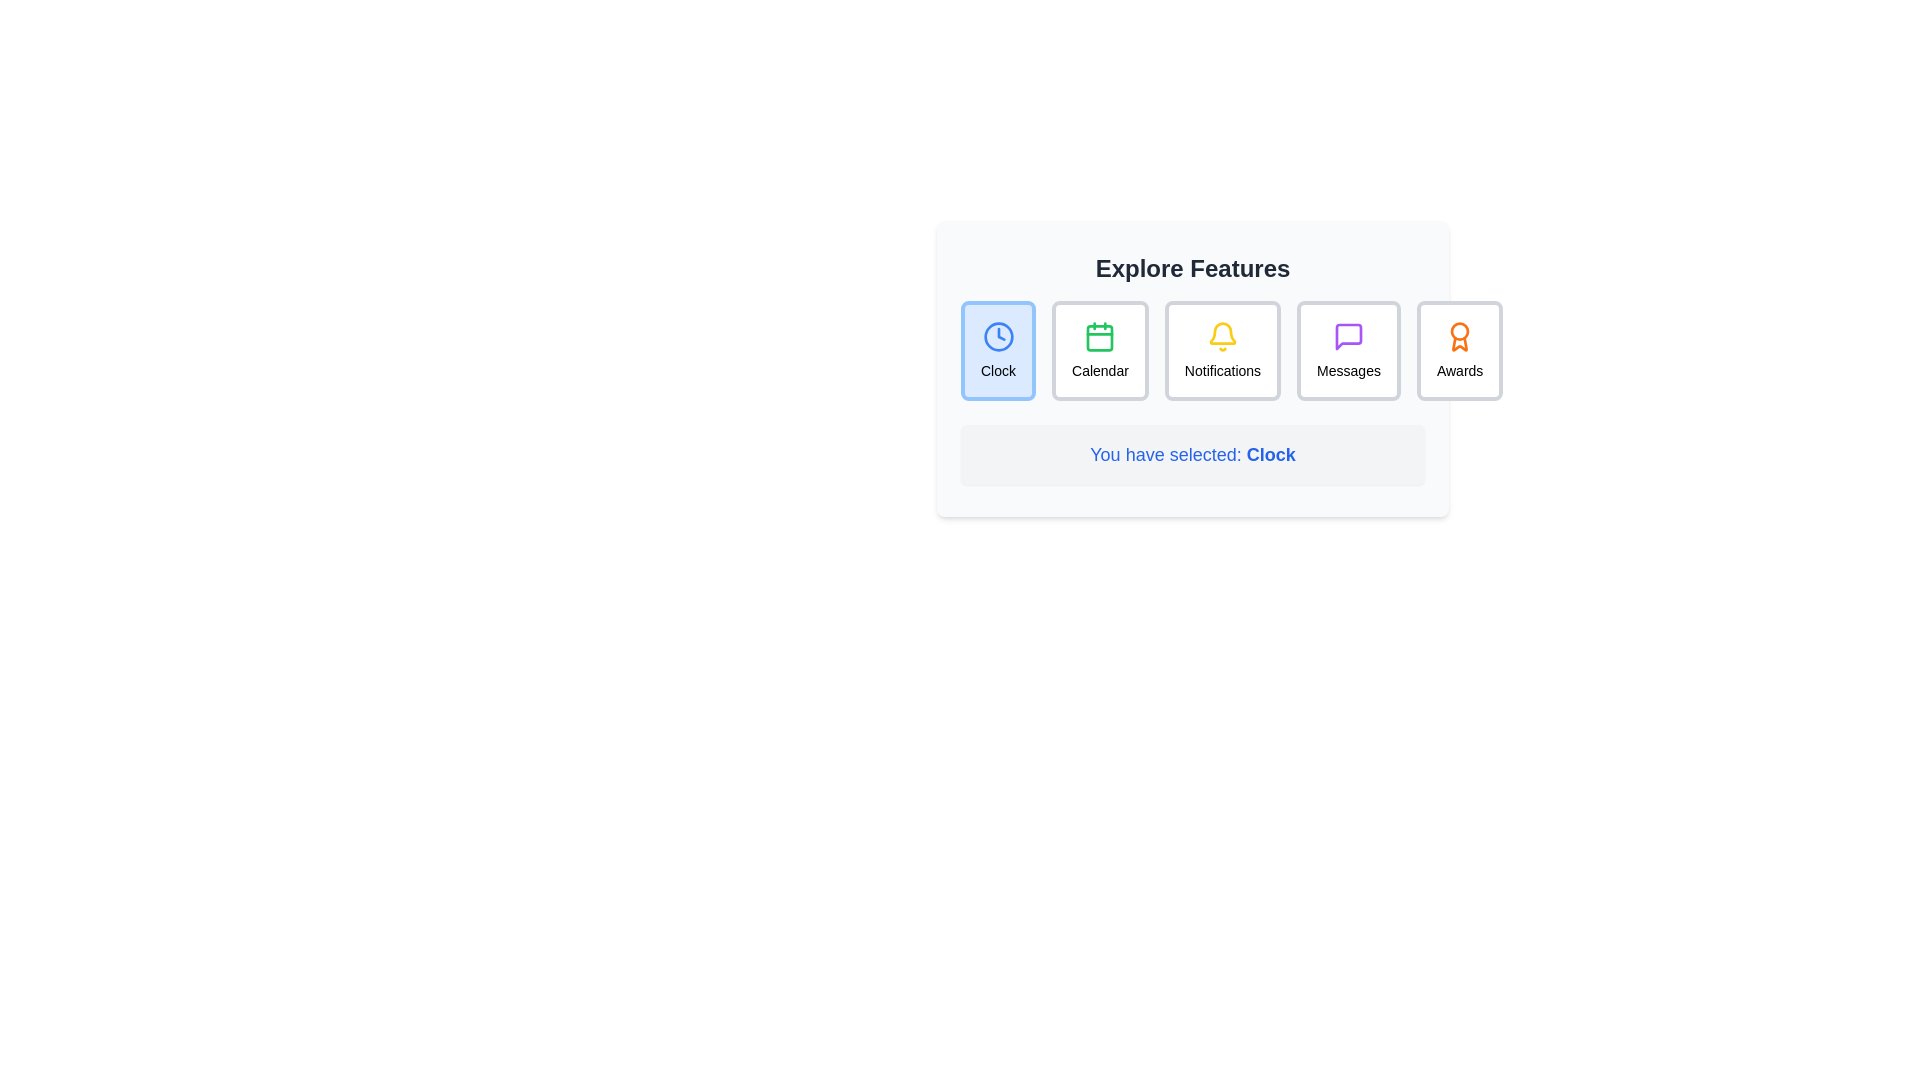 The image size is (1920, 1080). I want to click on the Informative label displaying 'Clock', which indicates the currently selected feature and is located in the feature selection section, centered horizontally beneath the feature icons, so click(1193, 455).